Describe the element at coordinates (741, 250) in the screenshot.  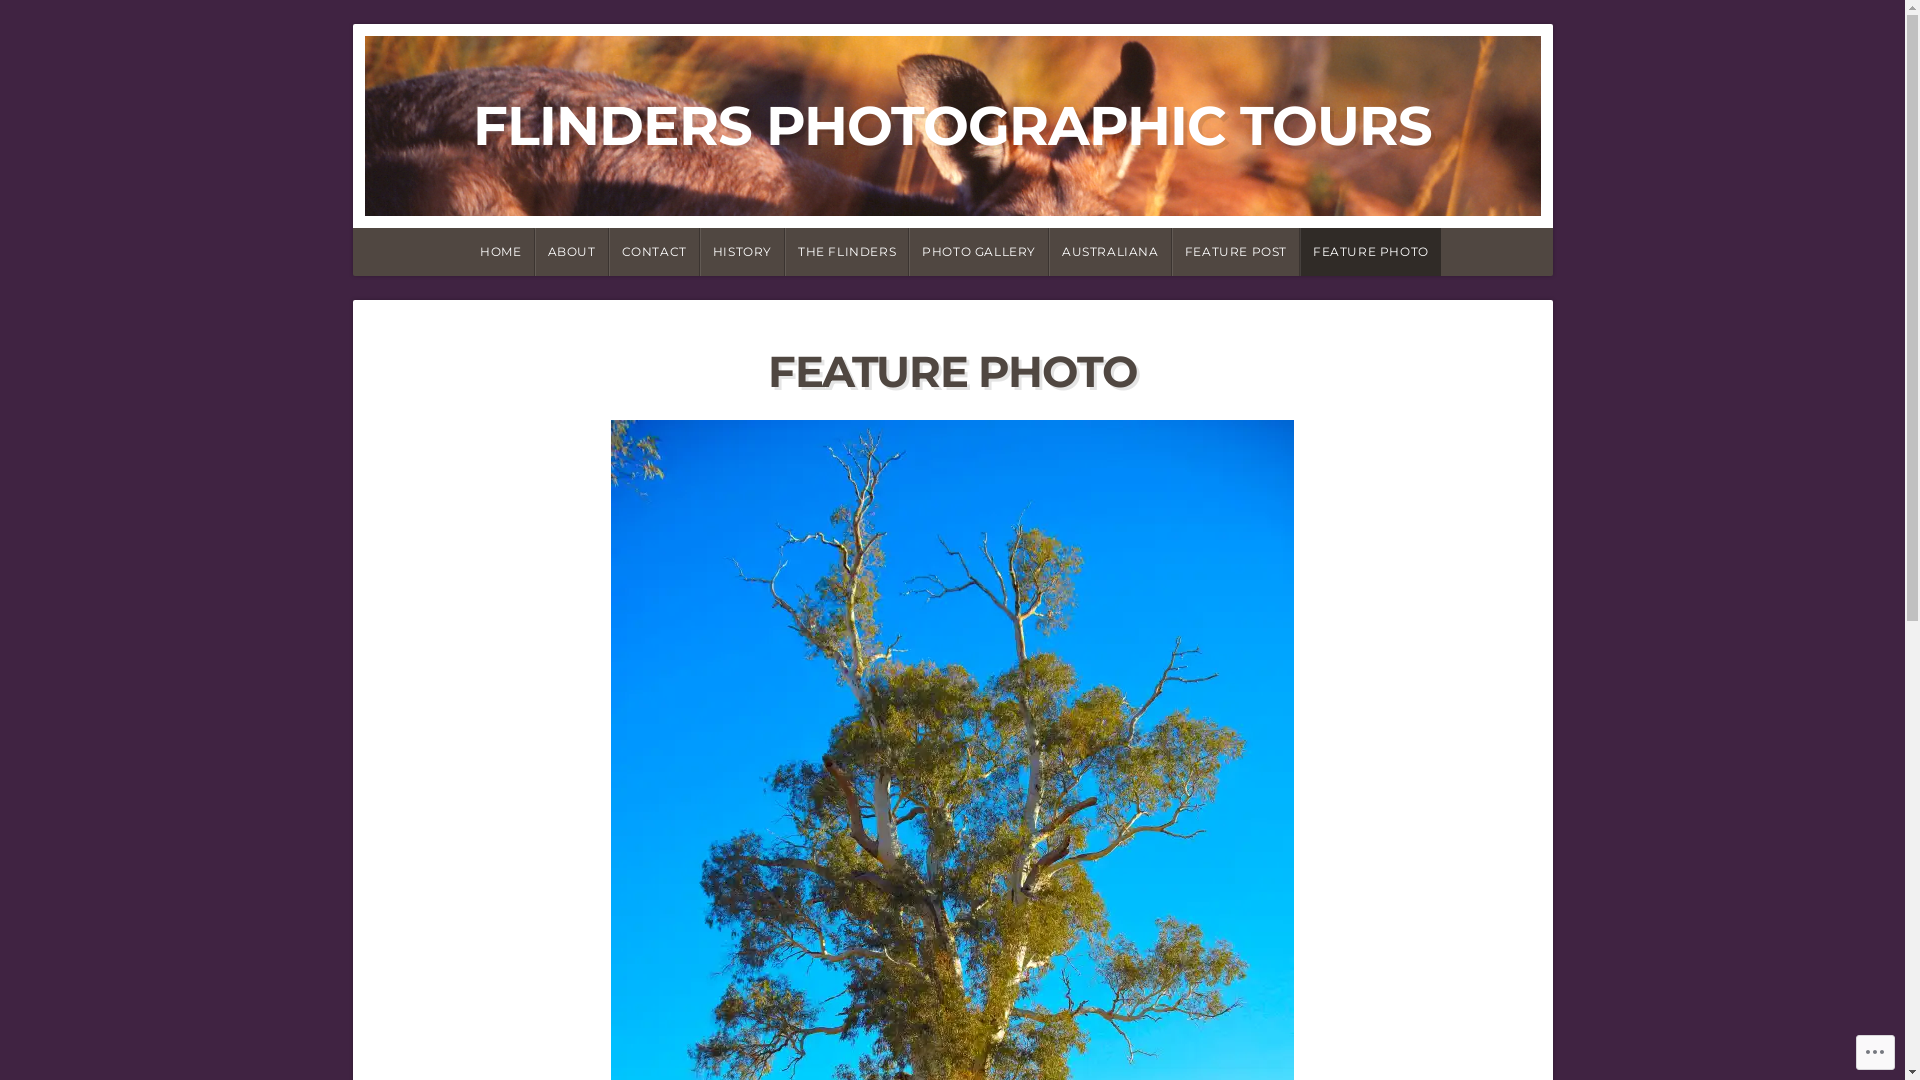
I see `'HISTORY'` at that location.